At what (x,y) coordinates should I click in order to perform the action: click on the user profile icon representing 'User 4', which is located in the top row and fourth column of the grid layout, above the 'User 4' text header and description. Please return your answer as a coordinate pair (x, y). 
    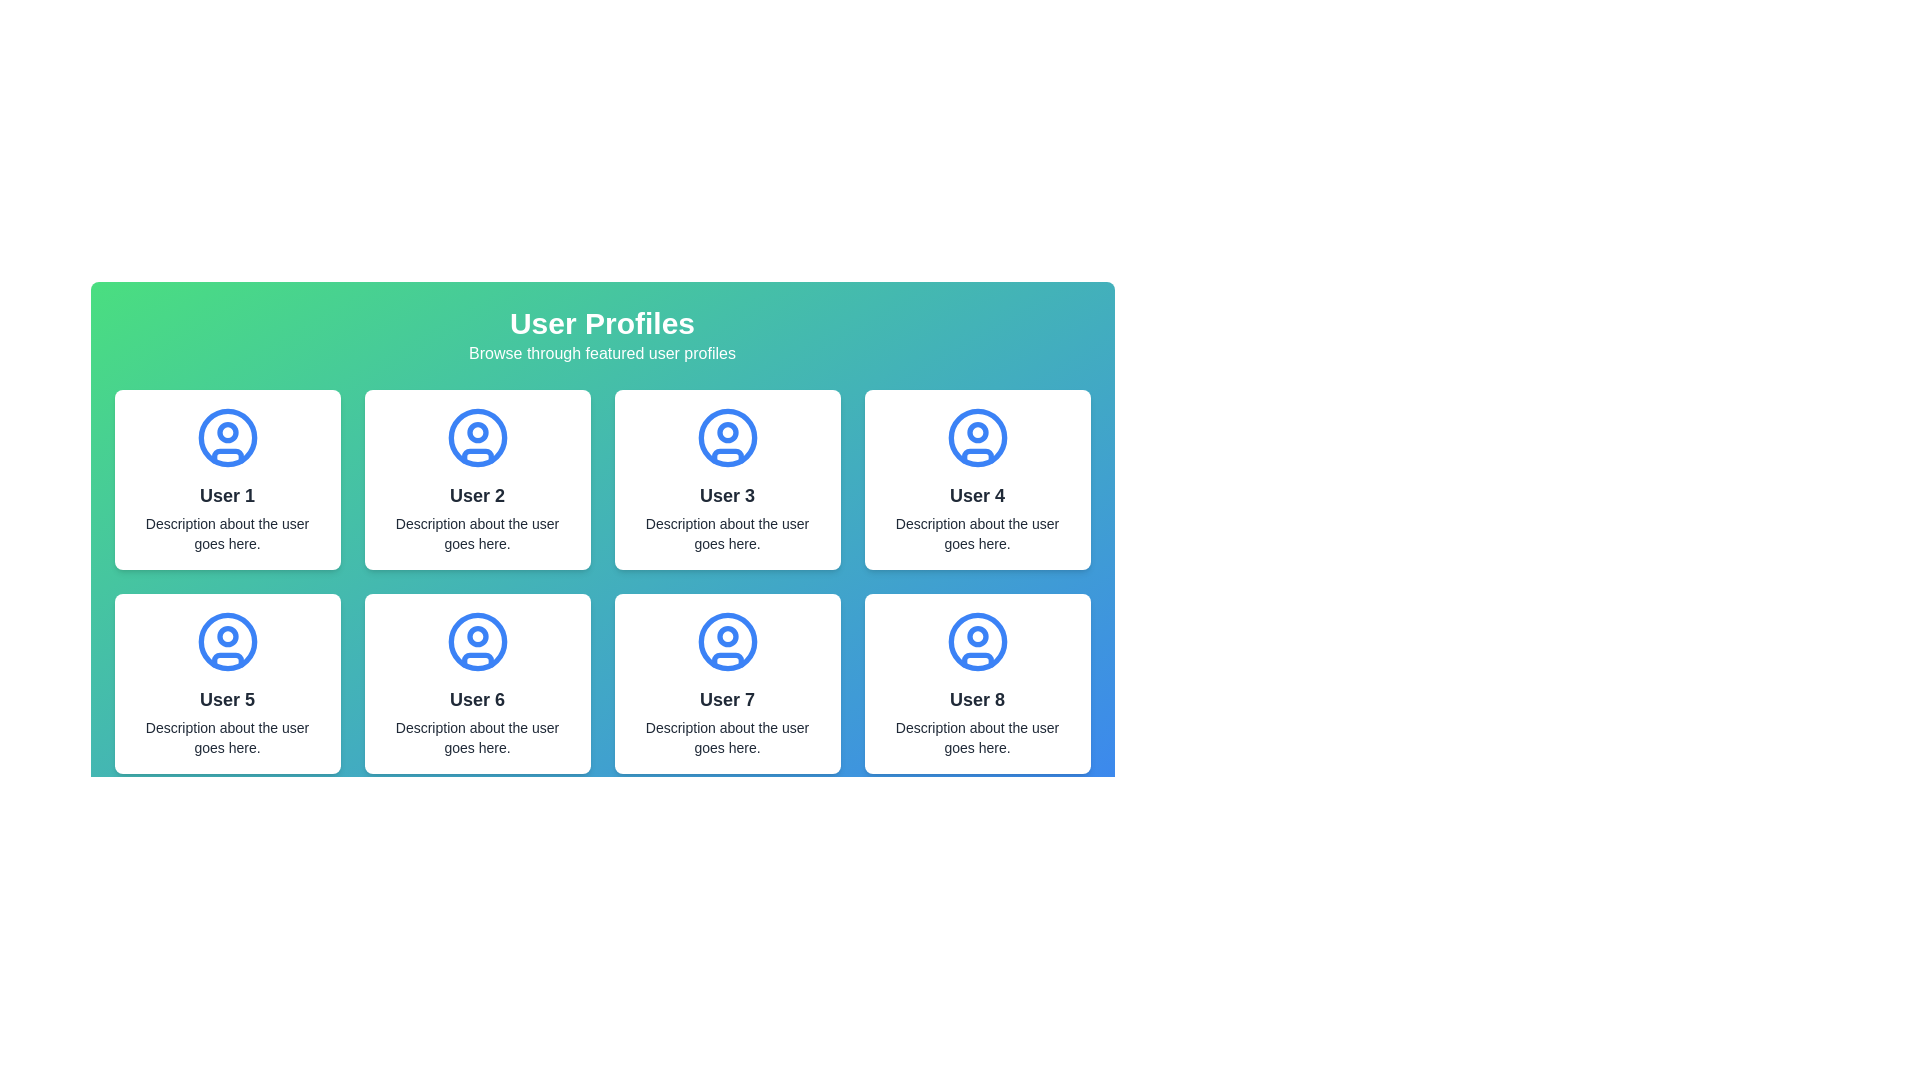
    Looking at the image, I should click on (977, 437).